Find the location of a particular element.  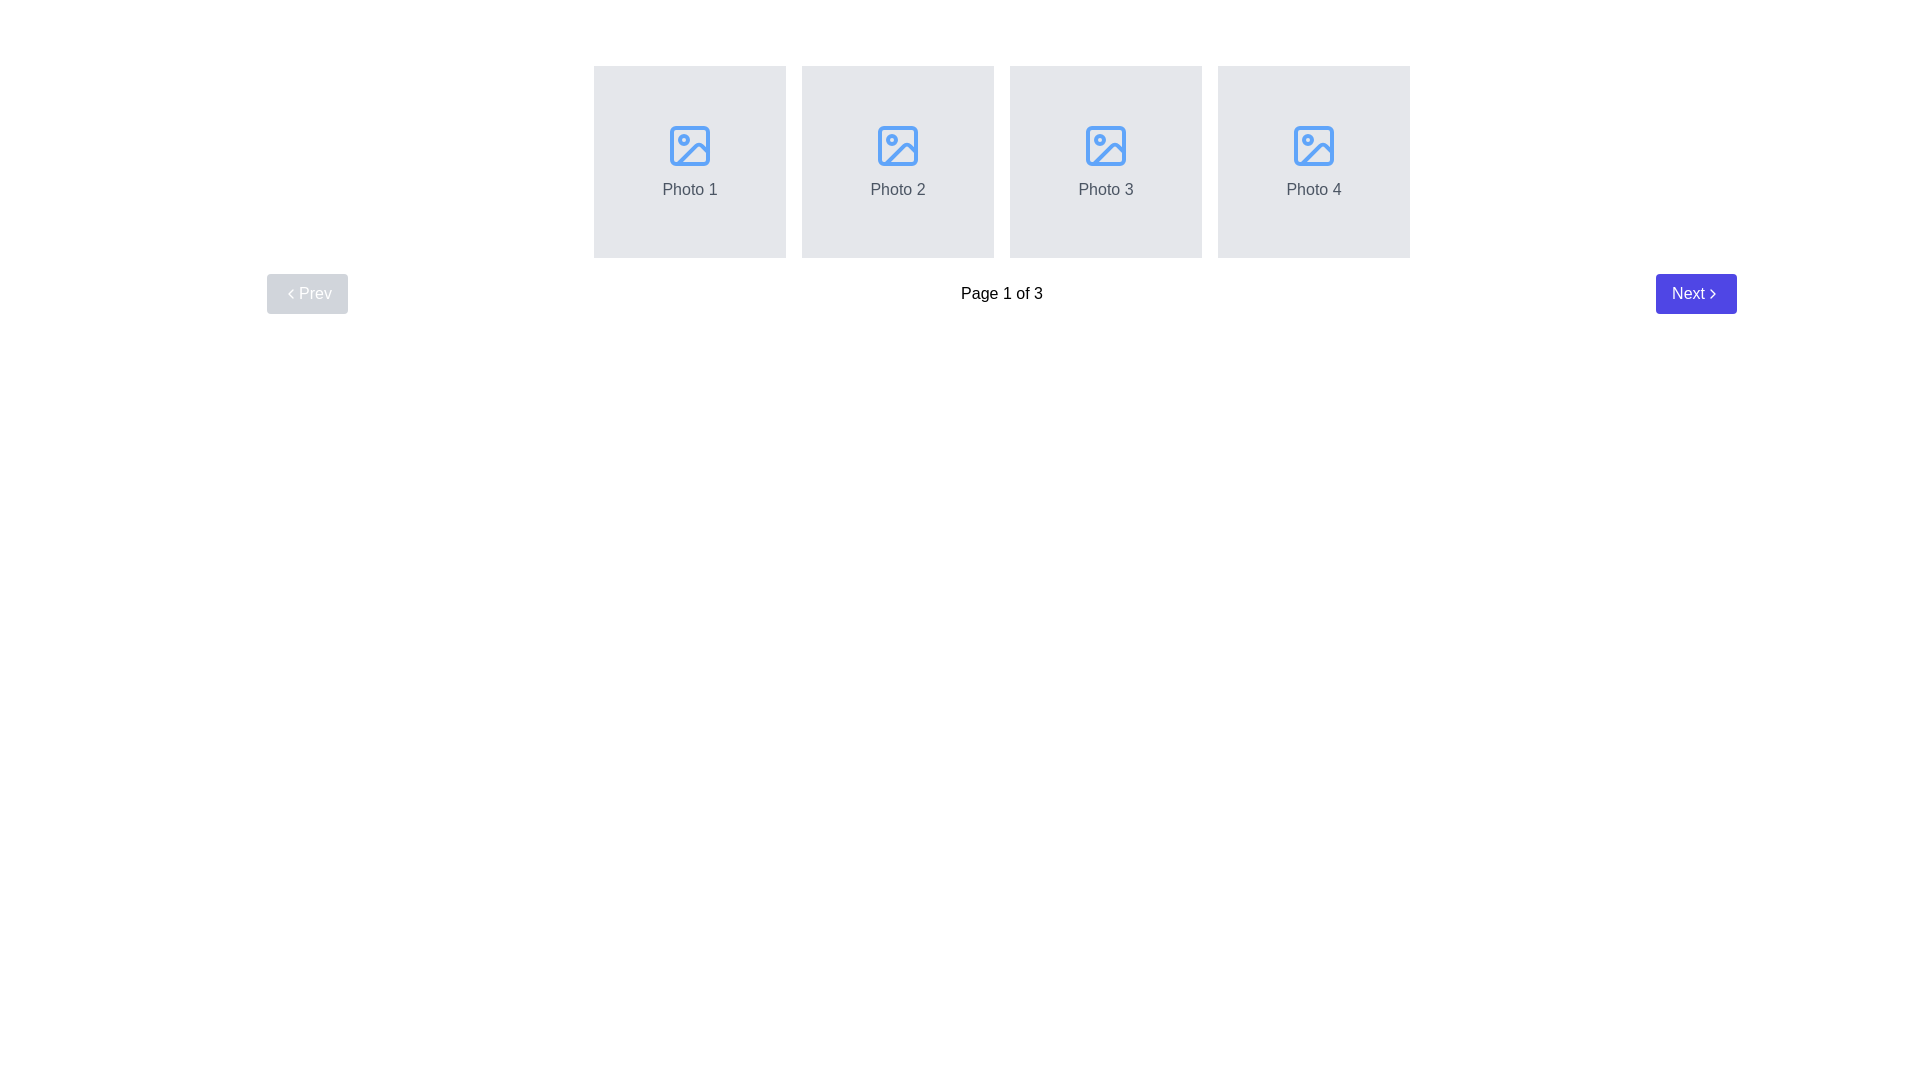

the gallery item representing 'Photo 2', which is the second item in a horizontal gallery of four items is located at coordinates (896, 161).